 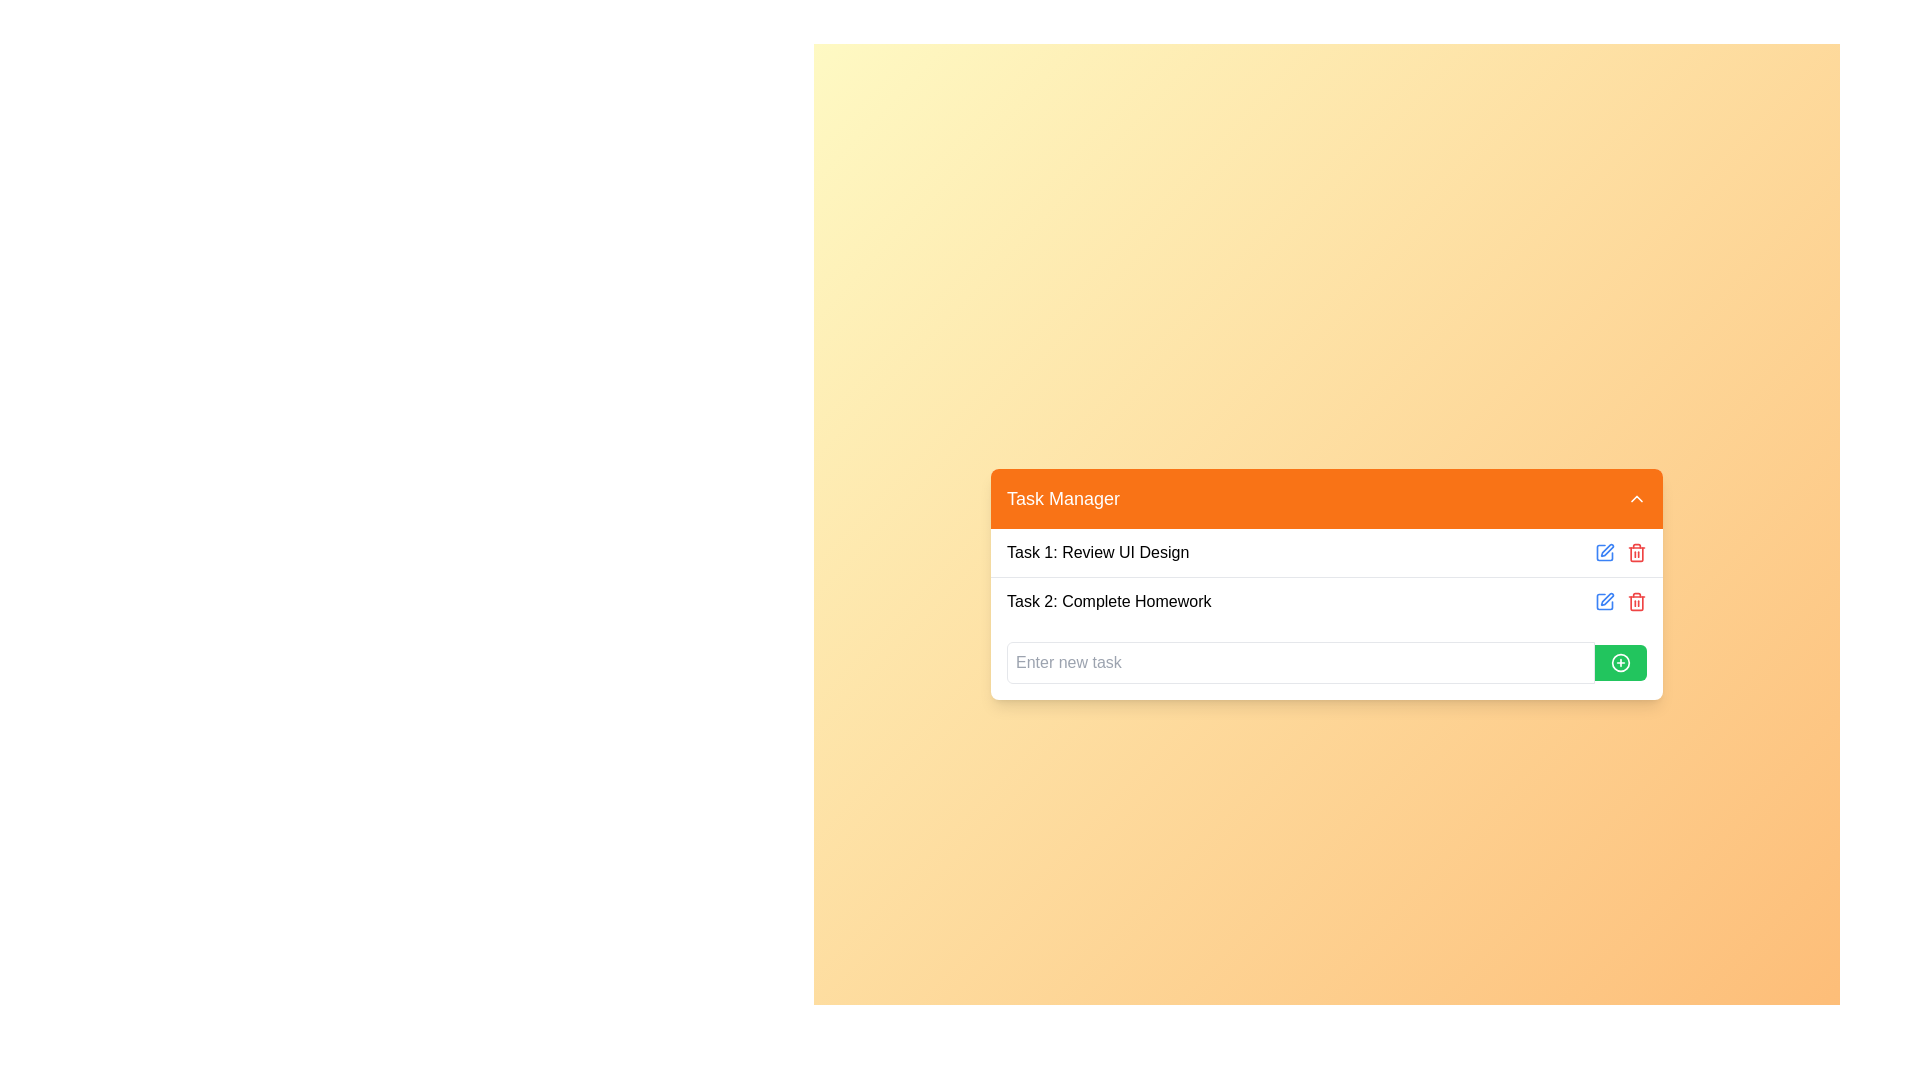 What do you see at coordinates (1621, 662) in the screenshot?
I see `the graphical circle element used for adding or confirming tasks, located at the bottom-right of the task manager interface` at bounding box center [1621, 662].